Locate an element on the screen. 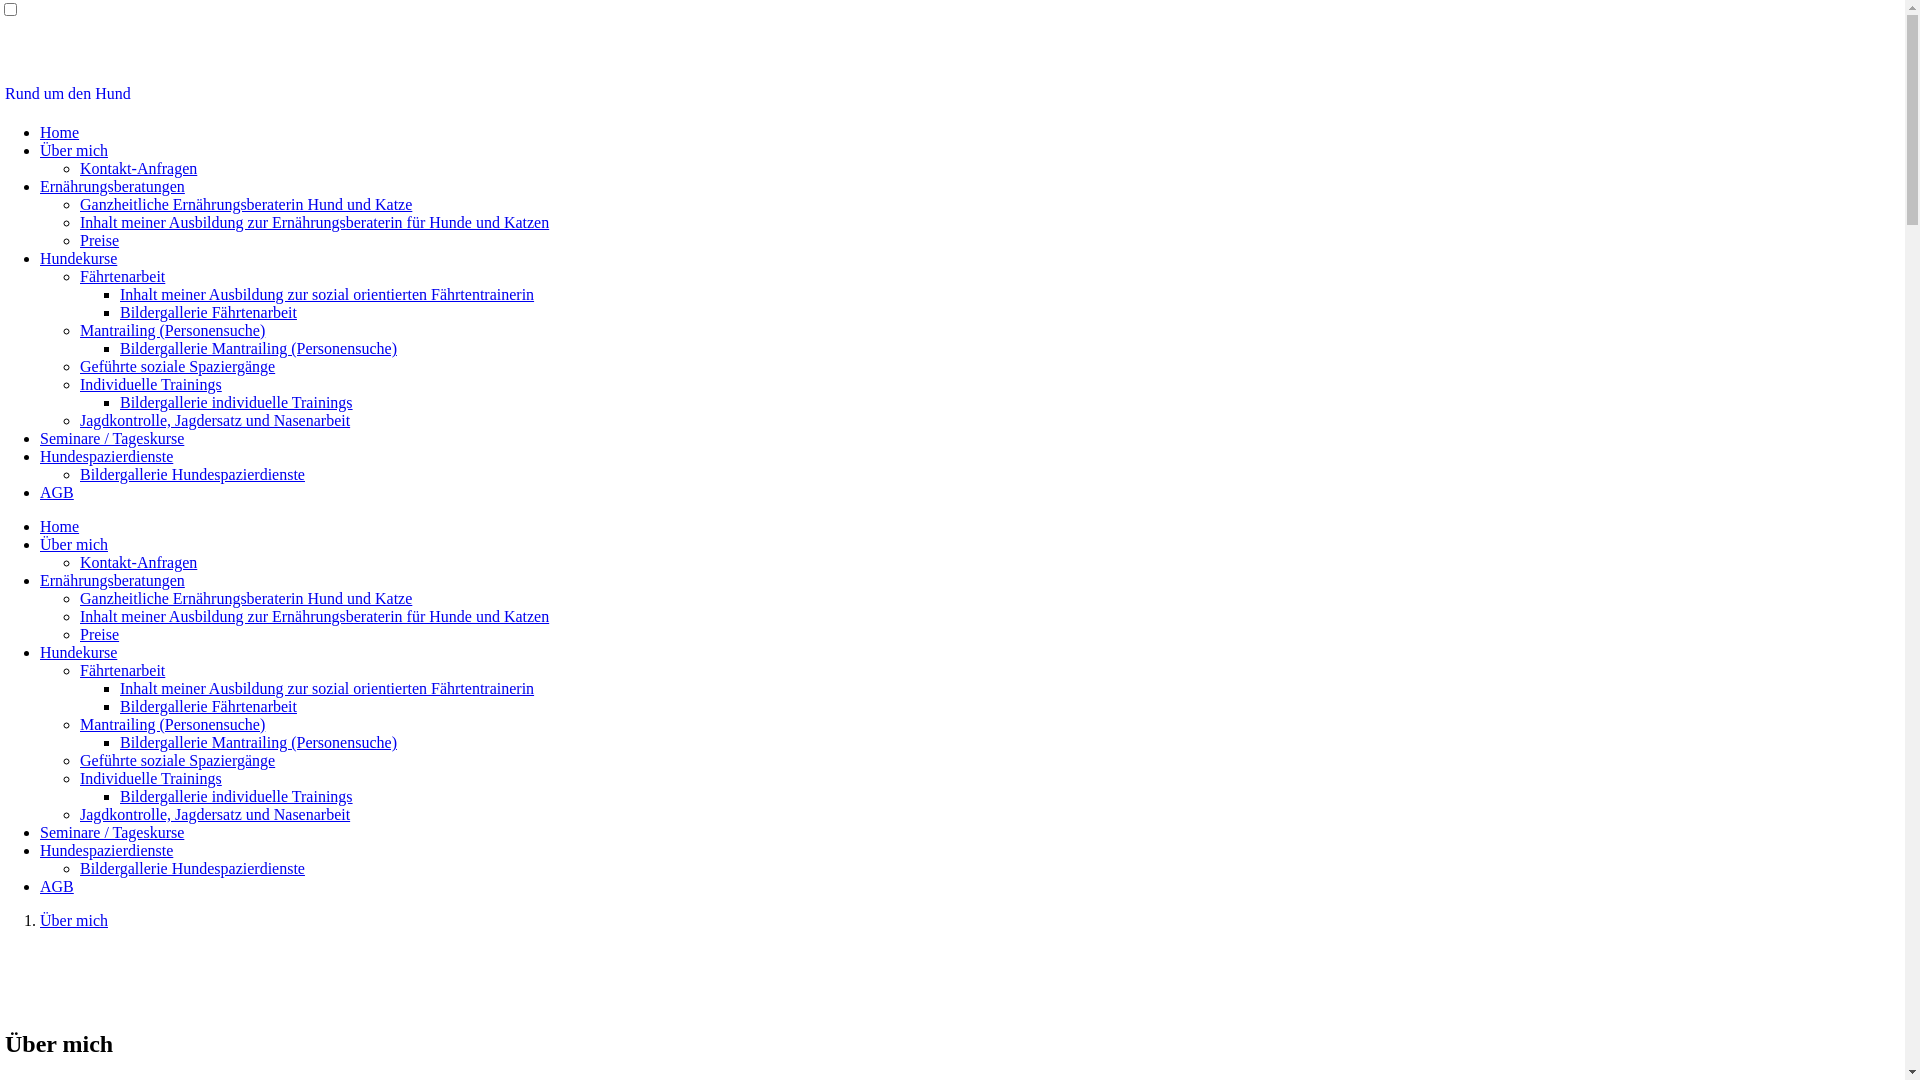 The height and width of the screenshot is (1080, 1920). 'Preise' is located at coordinates (98, 239).